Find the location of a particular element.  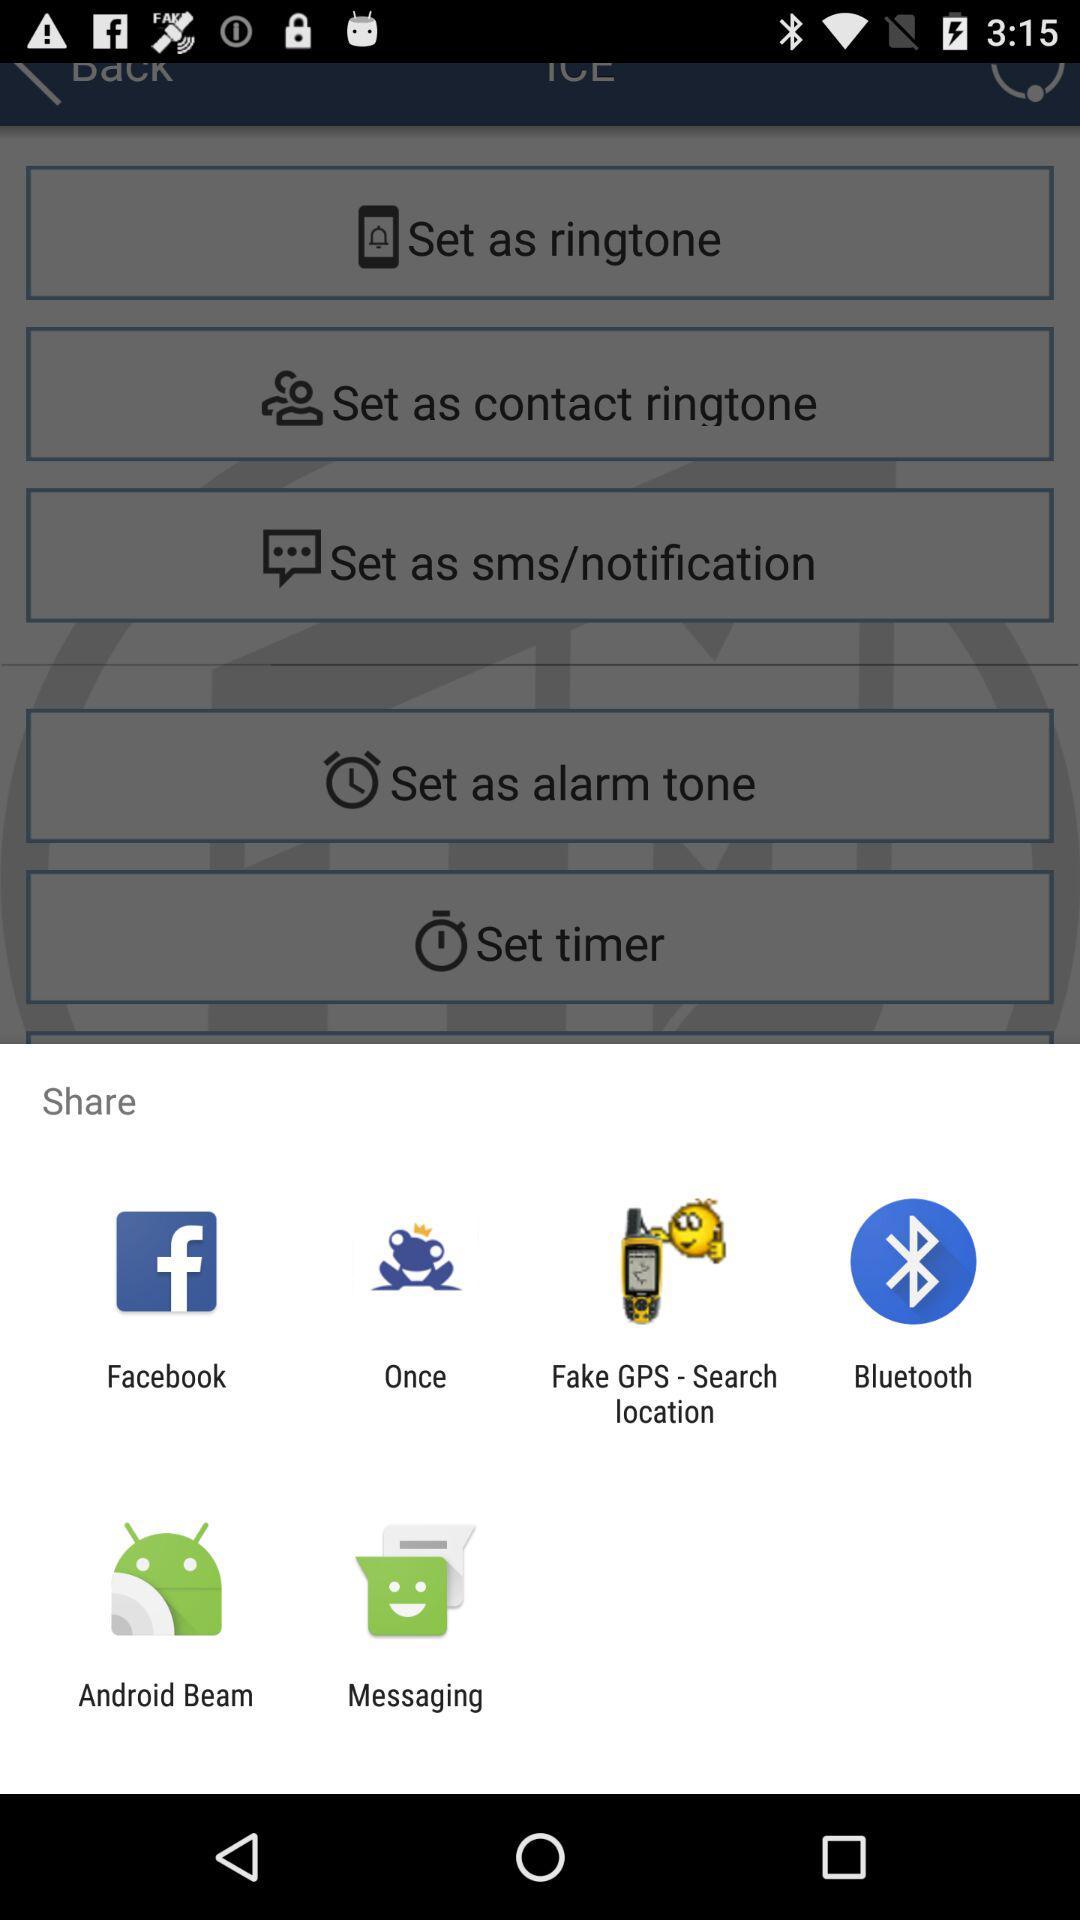

fake gps search icon is located at coordinates (664, 1392).